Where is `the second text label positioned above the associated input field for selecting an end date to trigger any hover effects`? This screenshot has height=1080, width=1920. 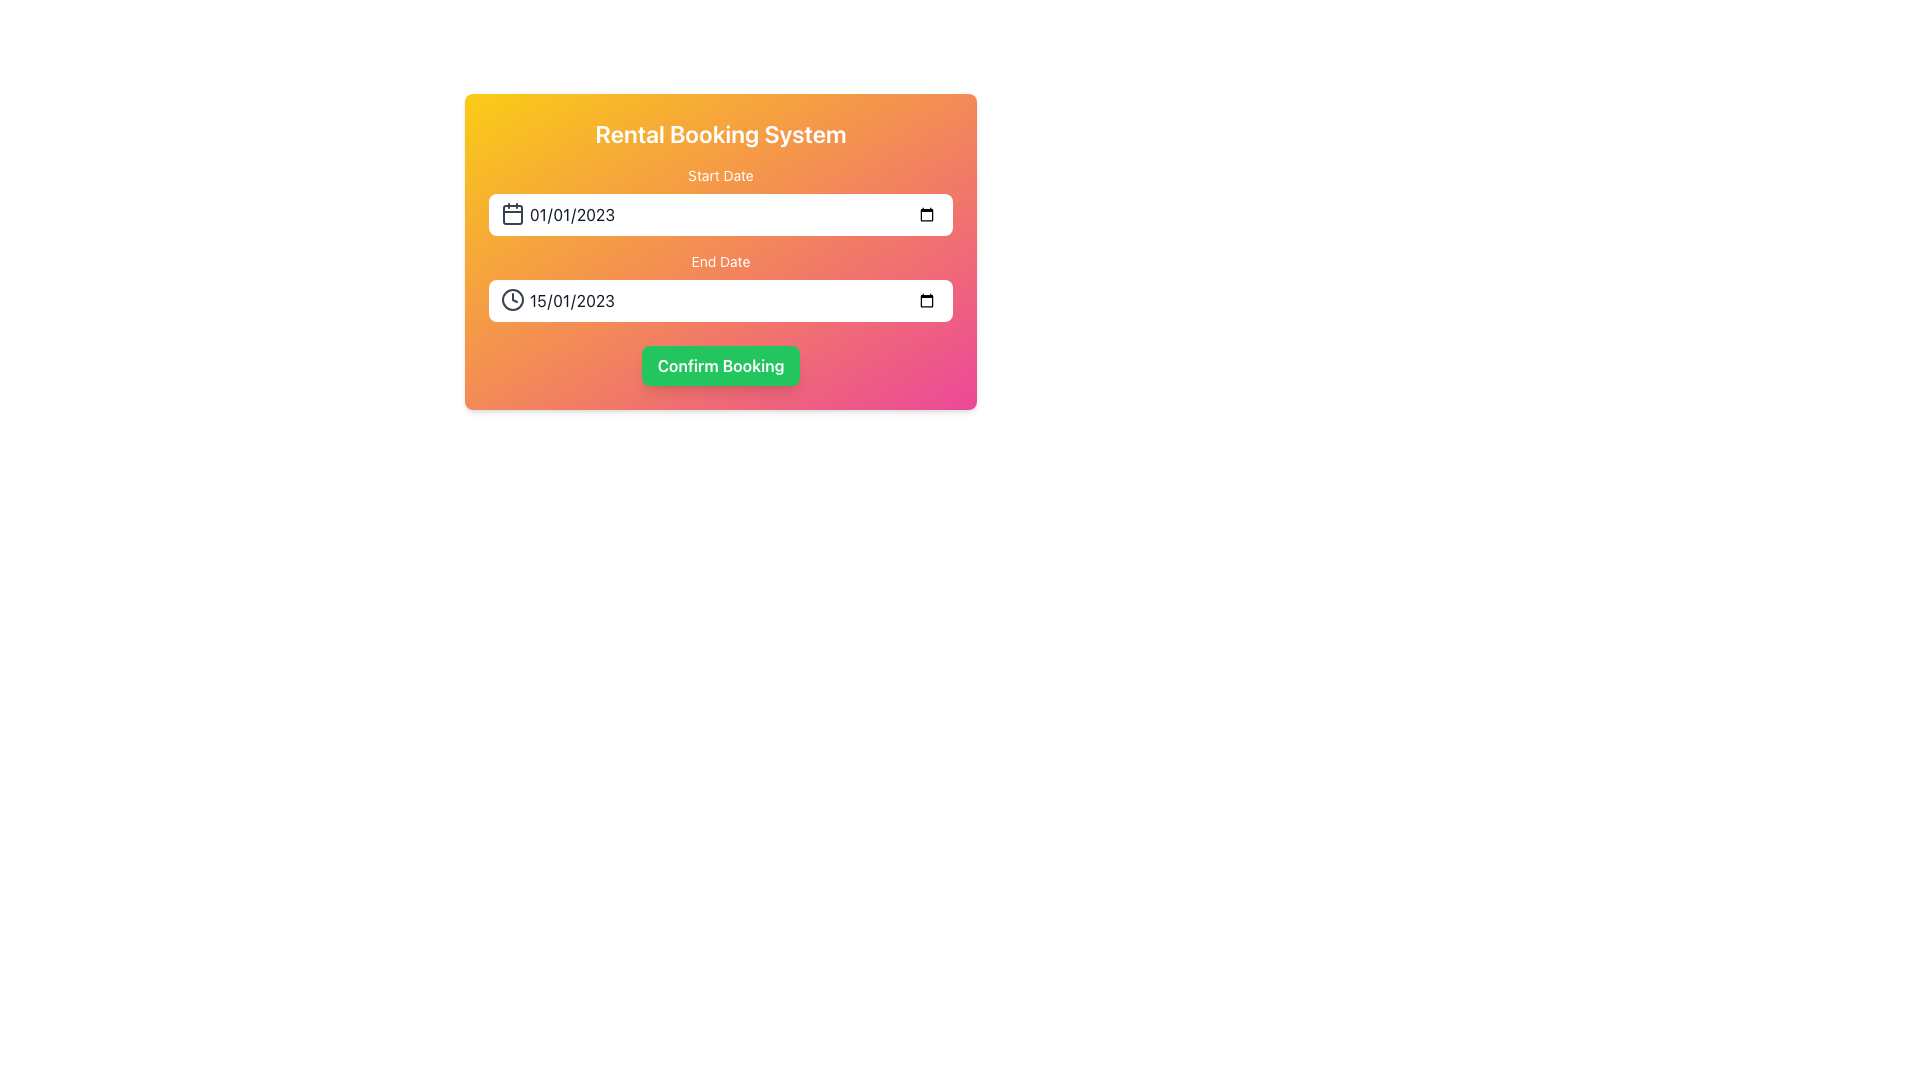 the second text label positioned above the associated input field for selecting an end date to trigger any hover effects is located at coordinates (720, 261).